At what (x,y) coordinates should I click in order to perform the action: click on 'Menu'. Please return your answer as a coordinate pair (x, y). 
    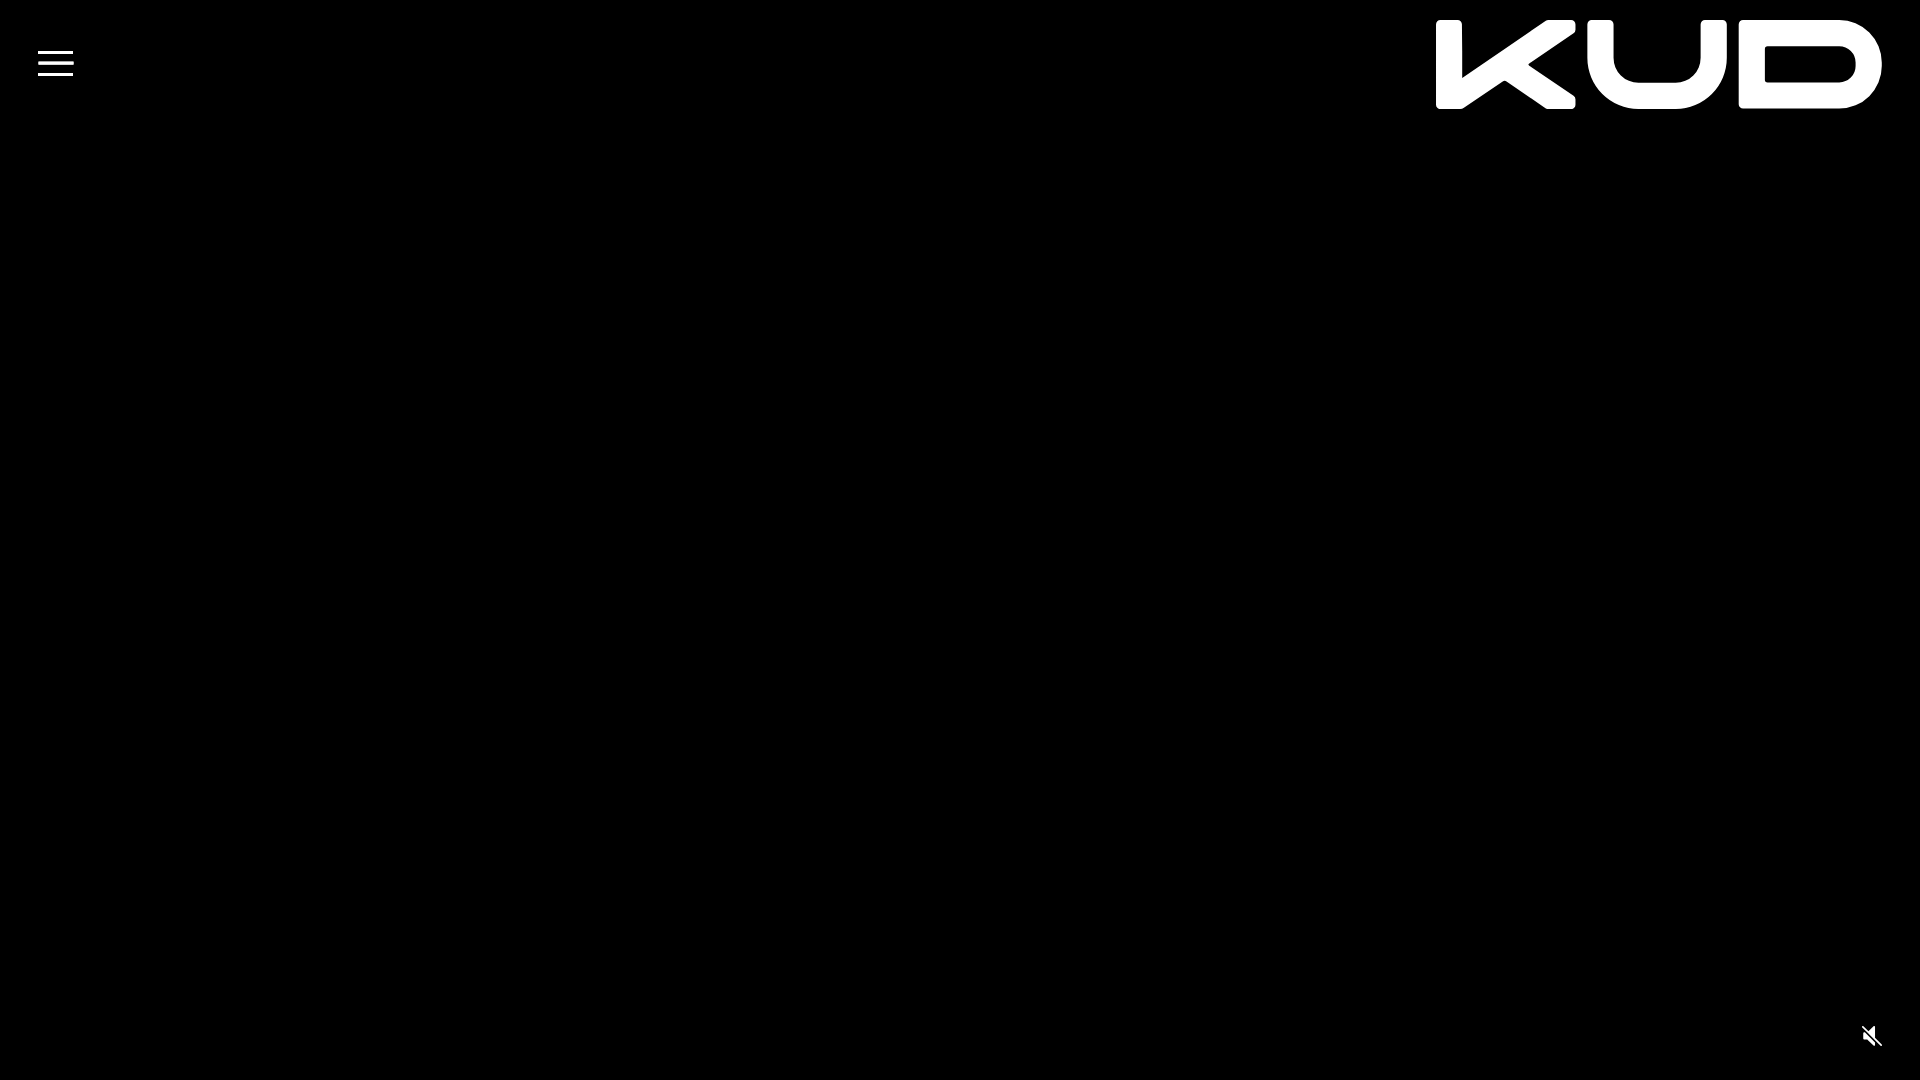
    Looking at the image, I should click on (55, 62).